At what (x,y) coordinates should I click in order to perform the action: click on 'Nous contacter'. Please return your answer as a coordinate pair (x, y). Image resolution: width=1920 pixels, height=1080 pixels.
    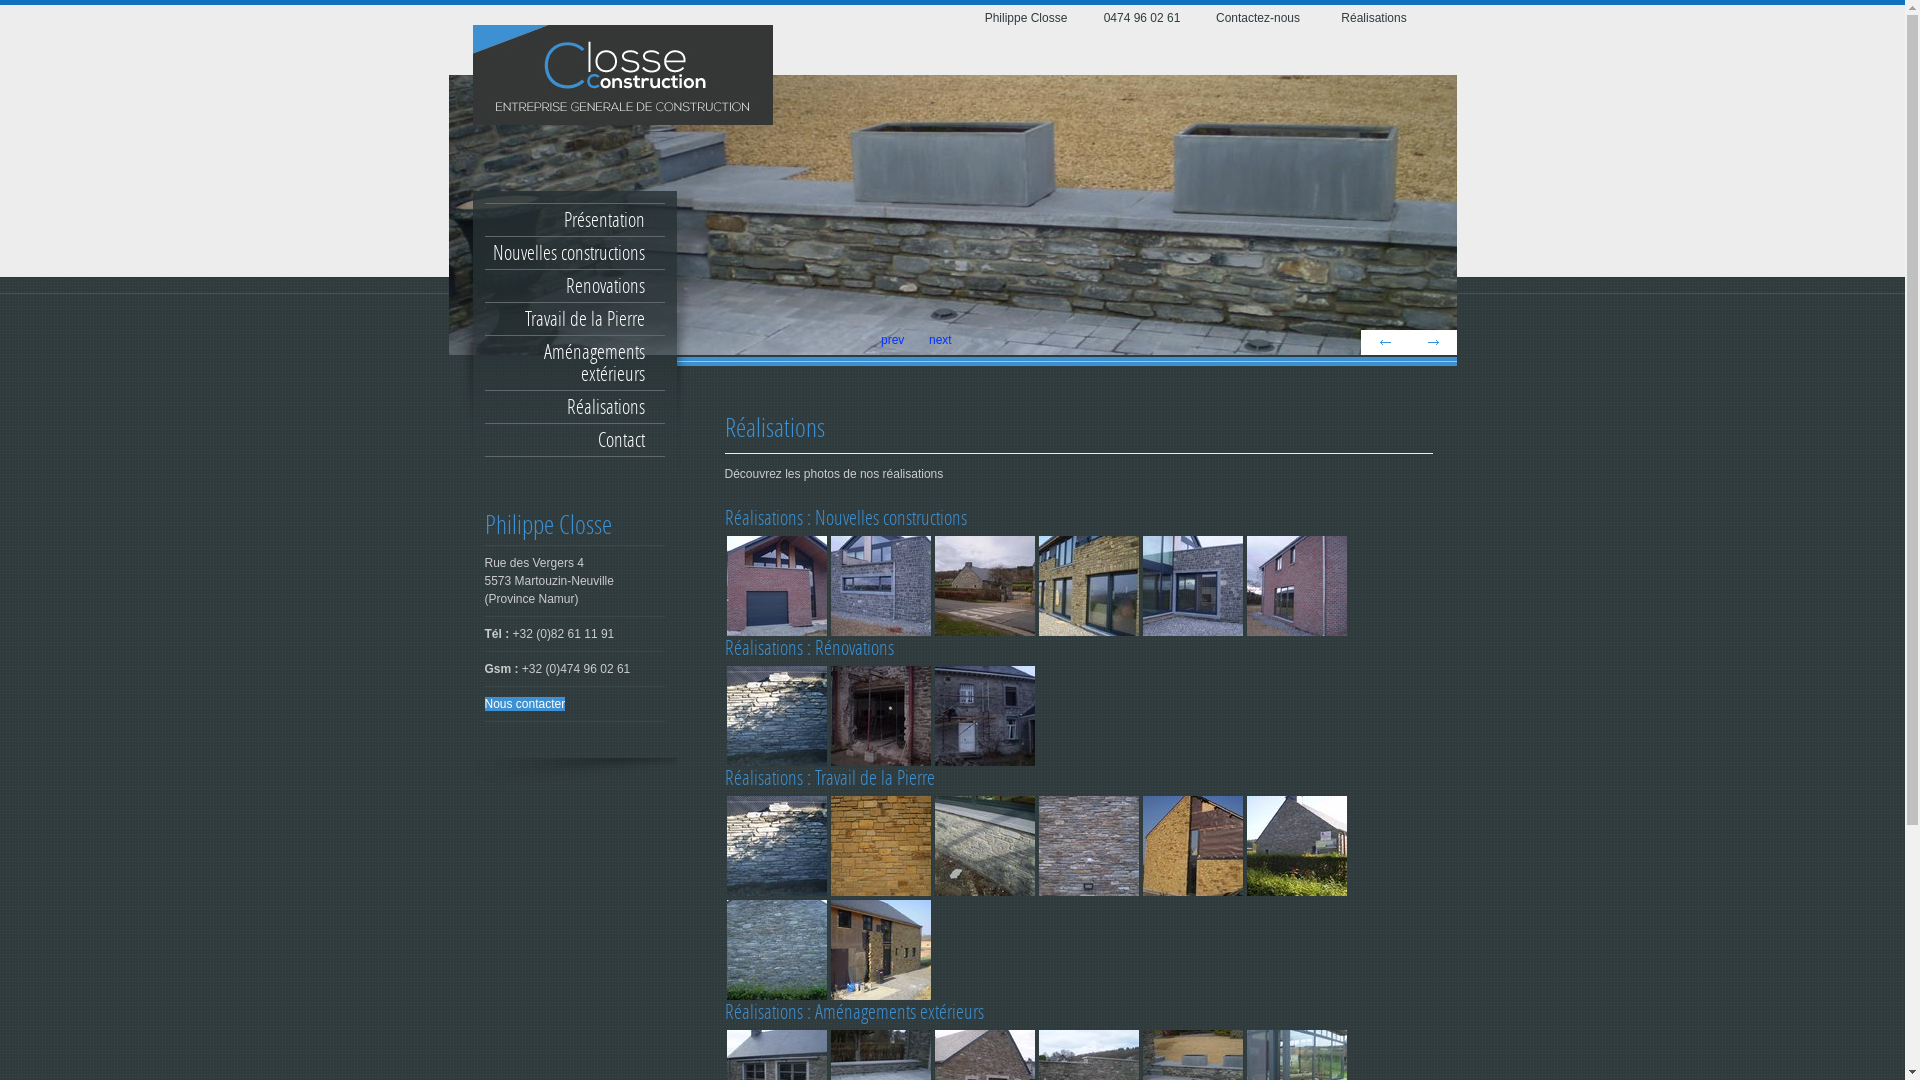
    Looking at the image, I should click on (524, 703).